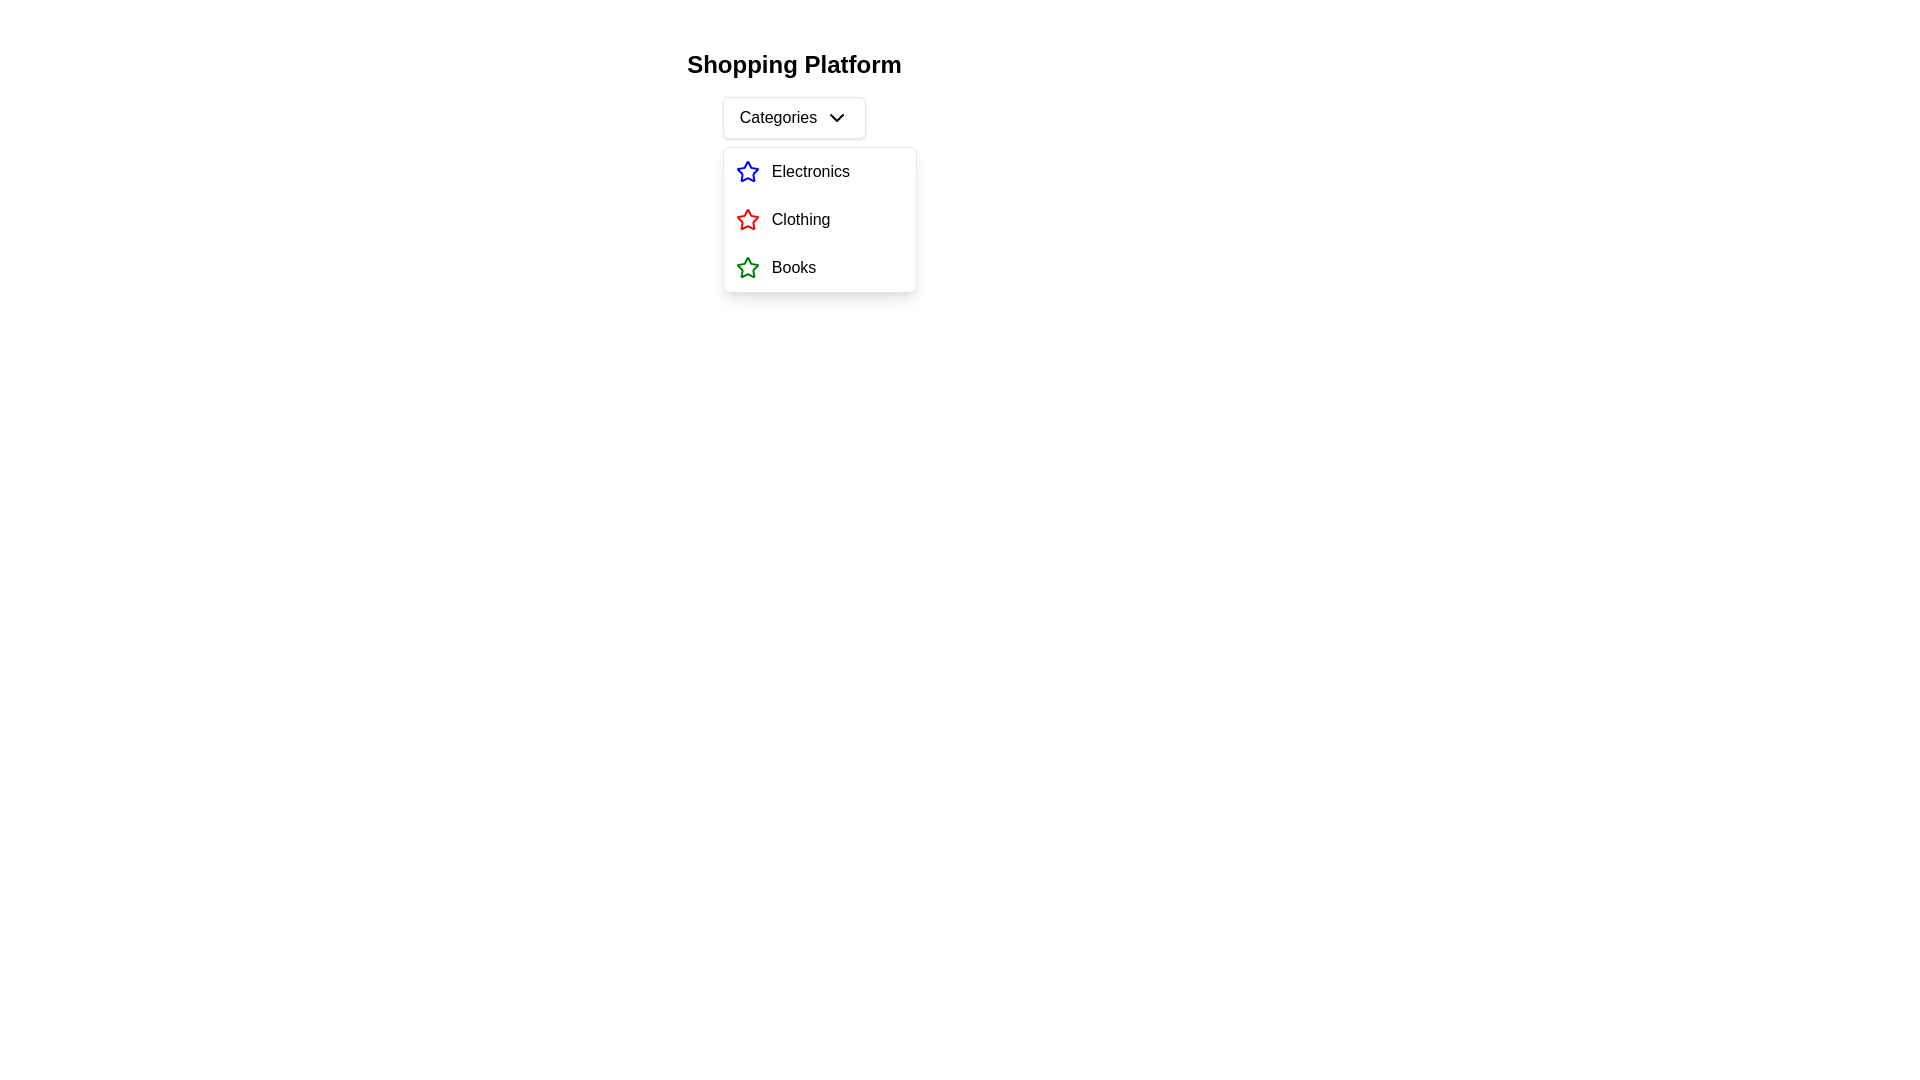 This screenshot has height=1080, width=1920. What do you see at coordinates (819, 171) in the screenshot?
I see `the first entry in the vertical list that contains a blue star icon and the text 'Electronics'` at bounding box center [819, 171].